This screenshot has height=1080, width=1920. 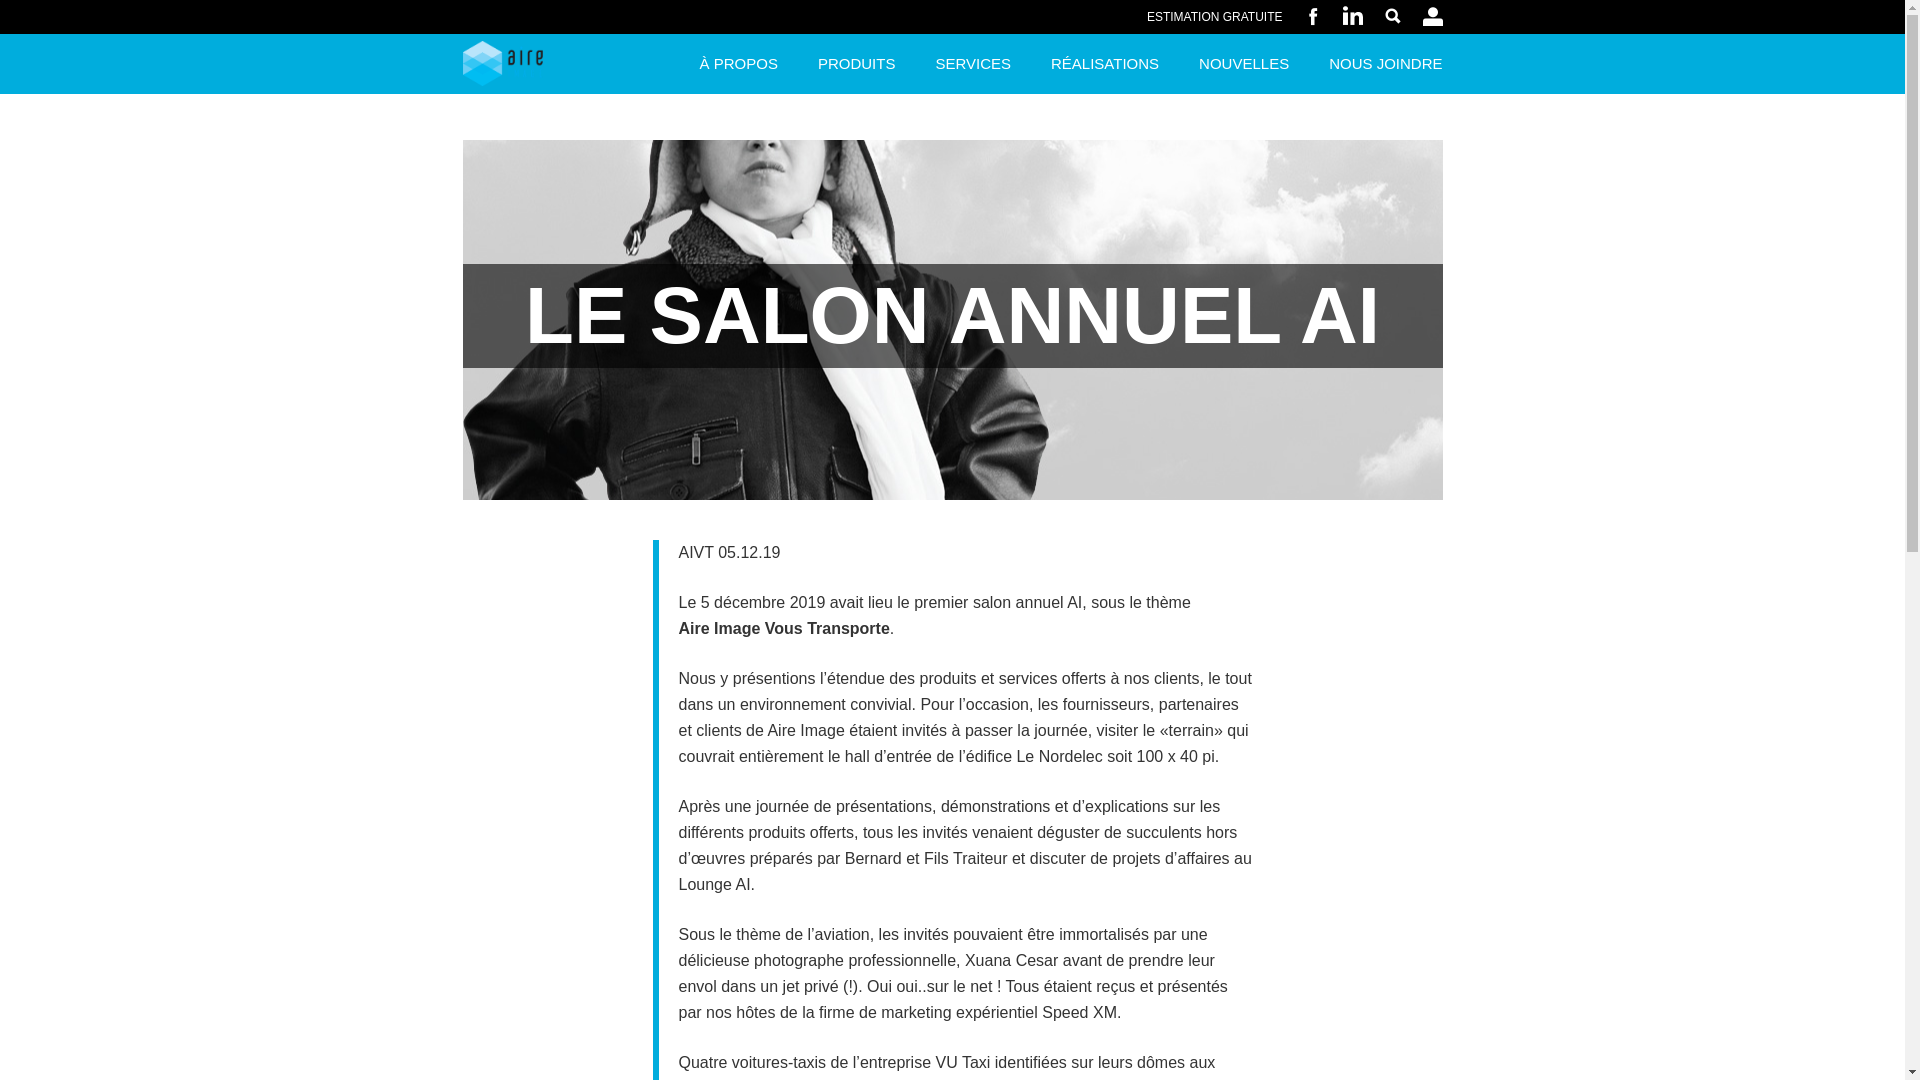 What do you see at coordinates (1213, 16) in the screenshot?
I see `'ESTIMATION GRATUITE'` at bounding box center [1213, 16].